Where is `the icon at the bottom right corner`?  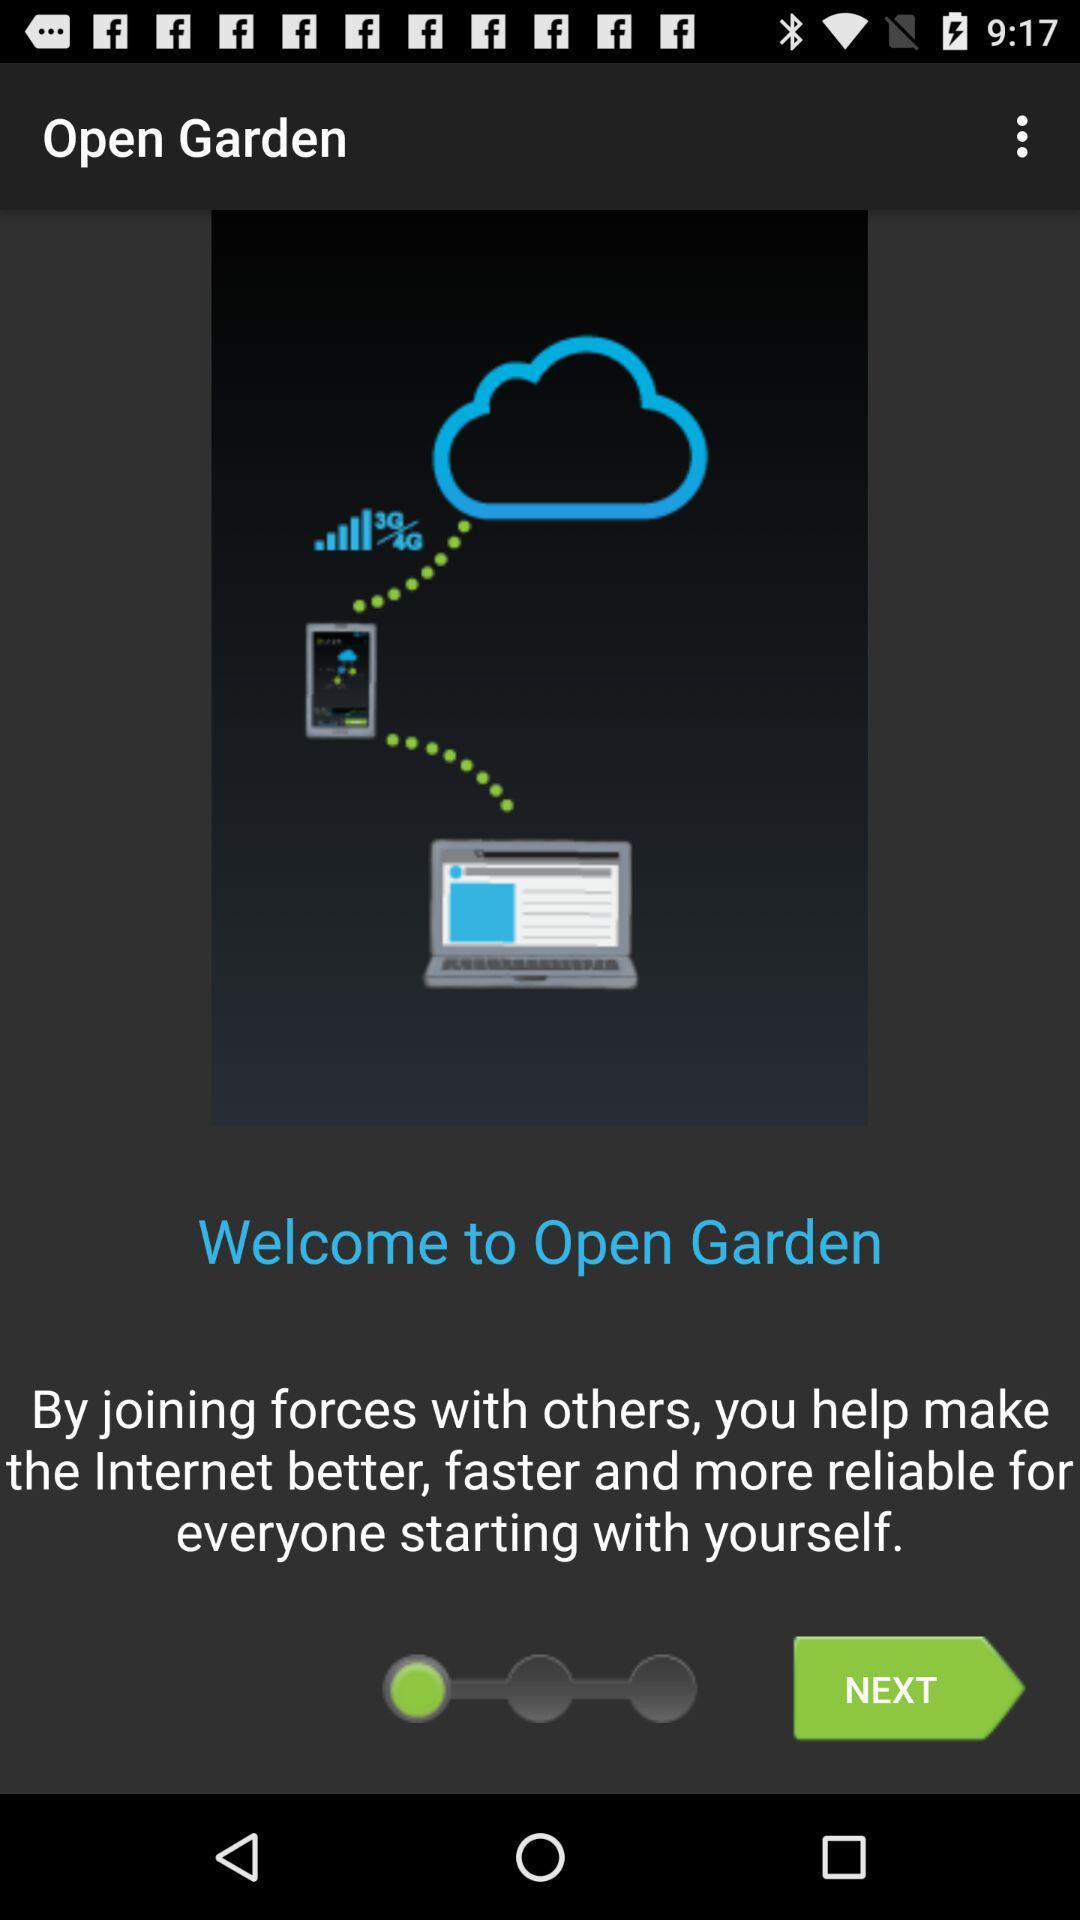
the icon at the bottom right corner is located at coordinates (909, 1688).